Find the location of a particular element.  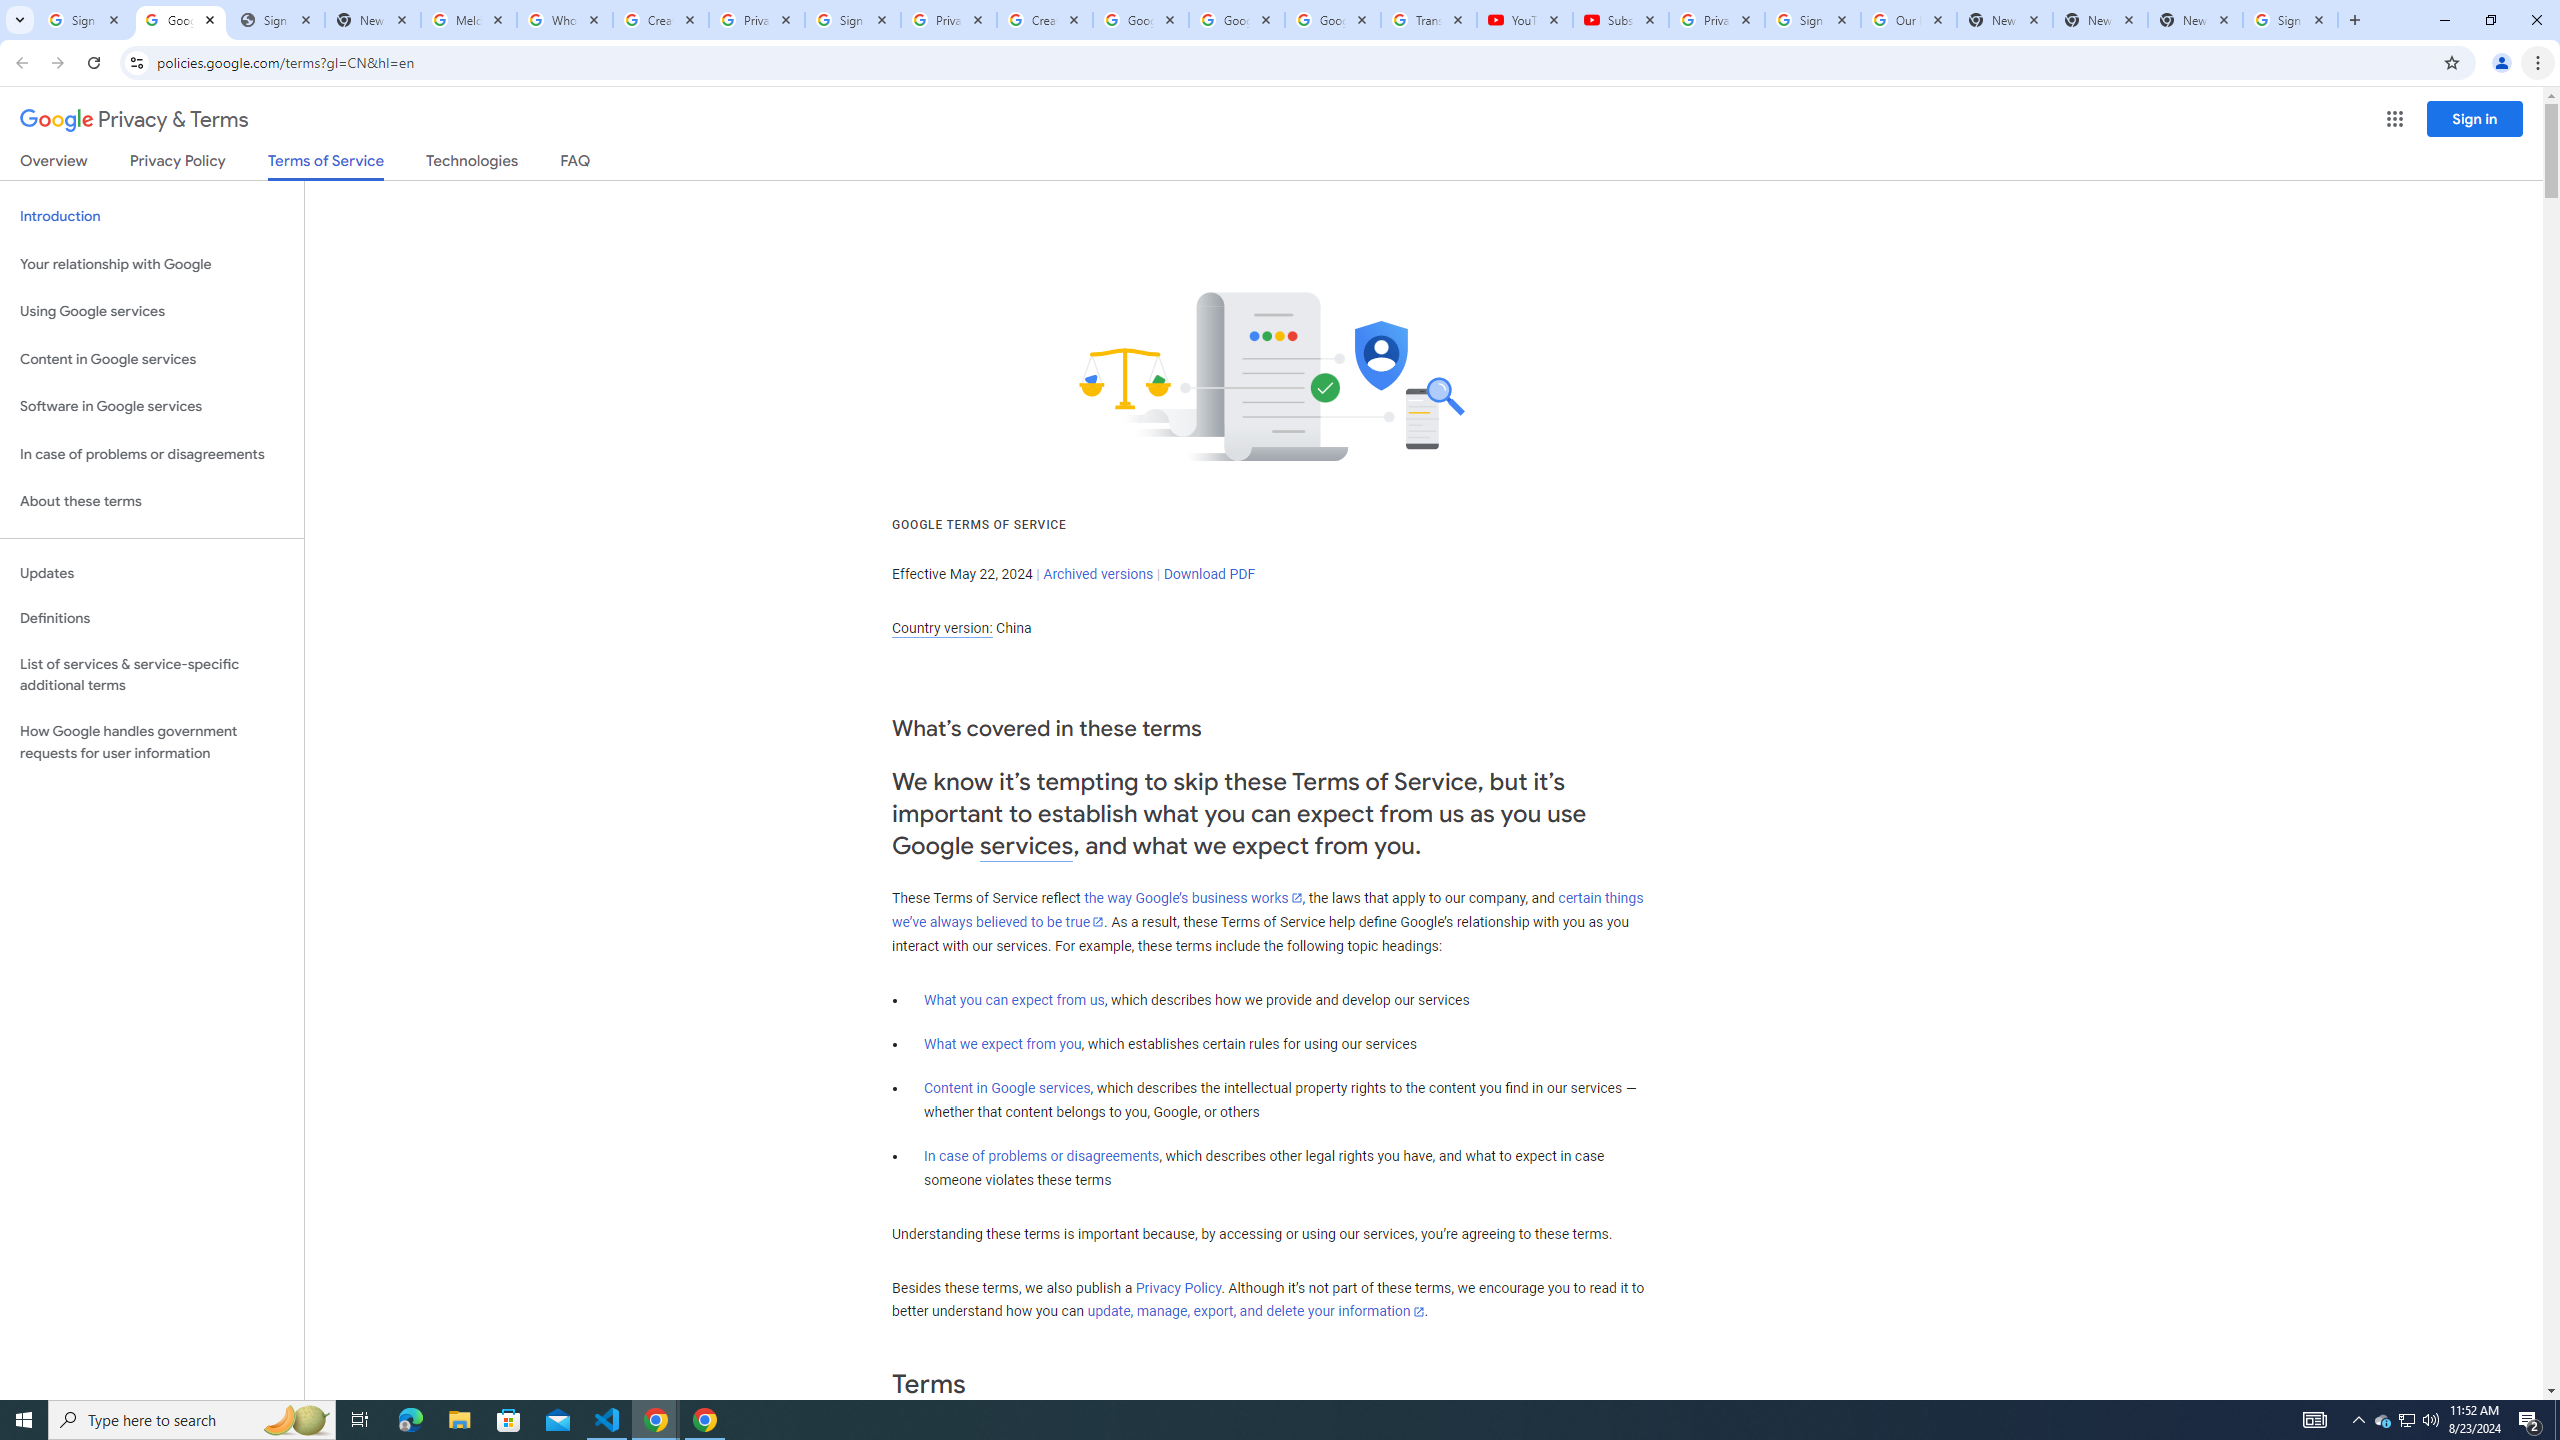

'Software in Google services' is located at coordinates (151, 405).